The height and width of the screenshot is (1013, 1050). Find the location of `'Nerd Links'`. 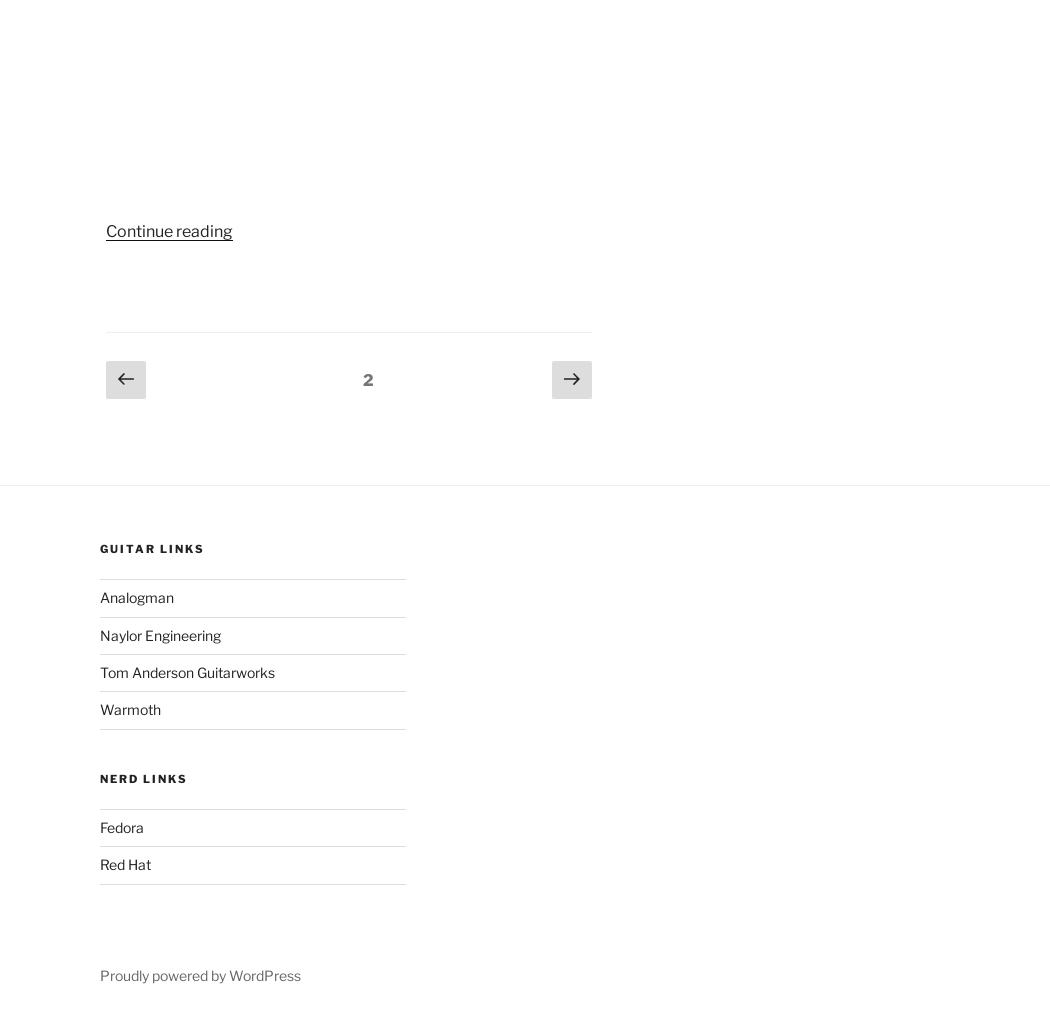

'Nerd Links' is located at coordinates (142, 777).